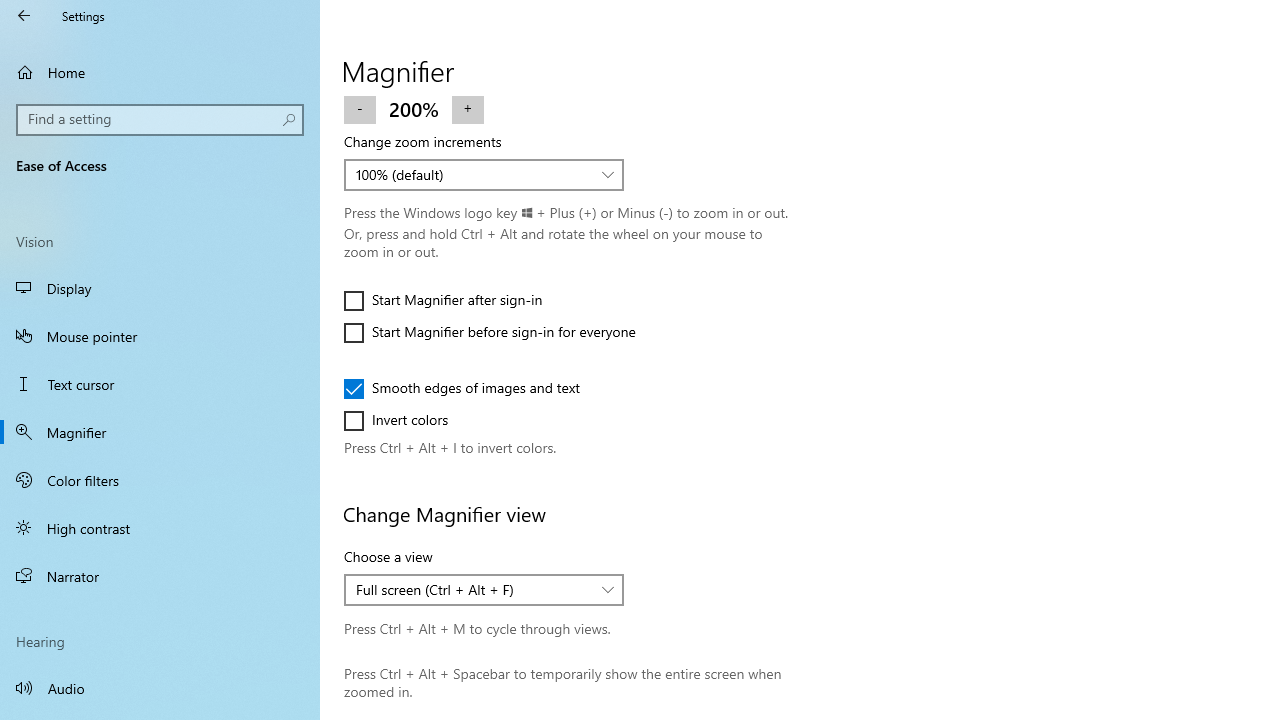 This screenshot has width=1280, height=720. Describe the element at coordinates (160, 119) in the screenshot. I see `'Search box, Find a setting'` at that location.